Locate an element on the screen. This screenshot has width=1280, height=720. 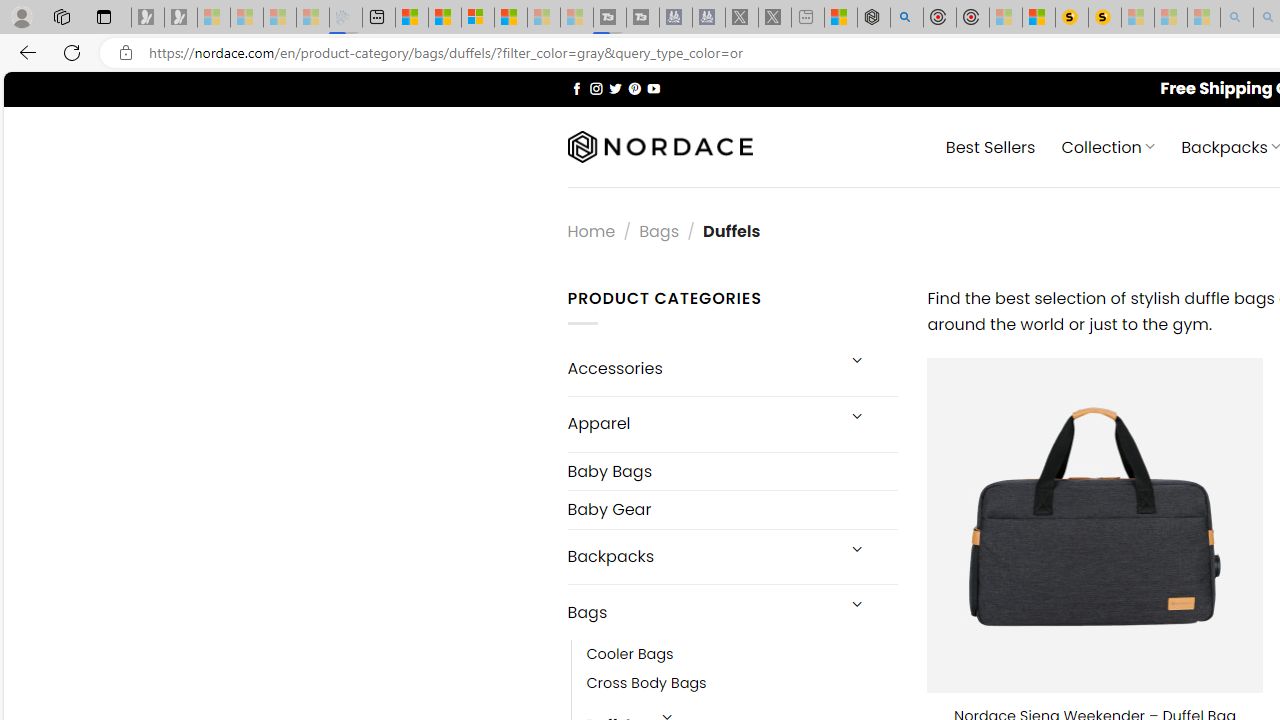
'Apparel' is located at coordinates (700, 422).